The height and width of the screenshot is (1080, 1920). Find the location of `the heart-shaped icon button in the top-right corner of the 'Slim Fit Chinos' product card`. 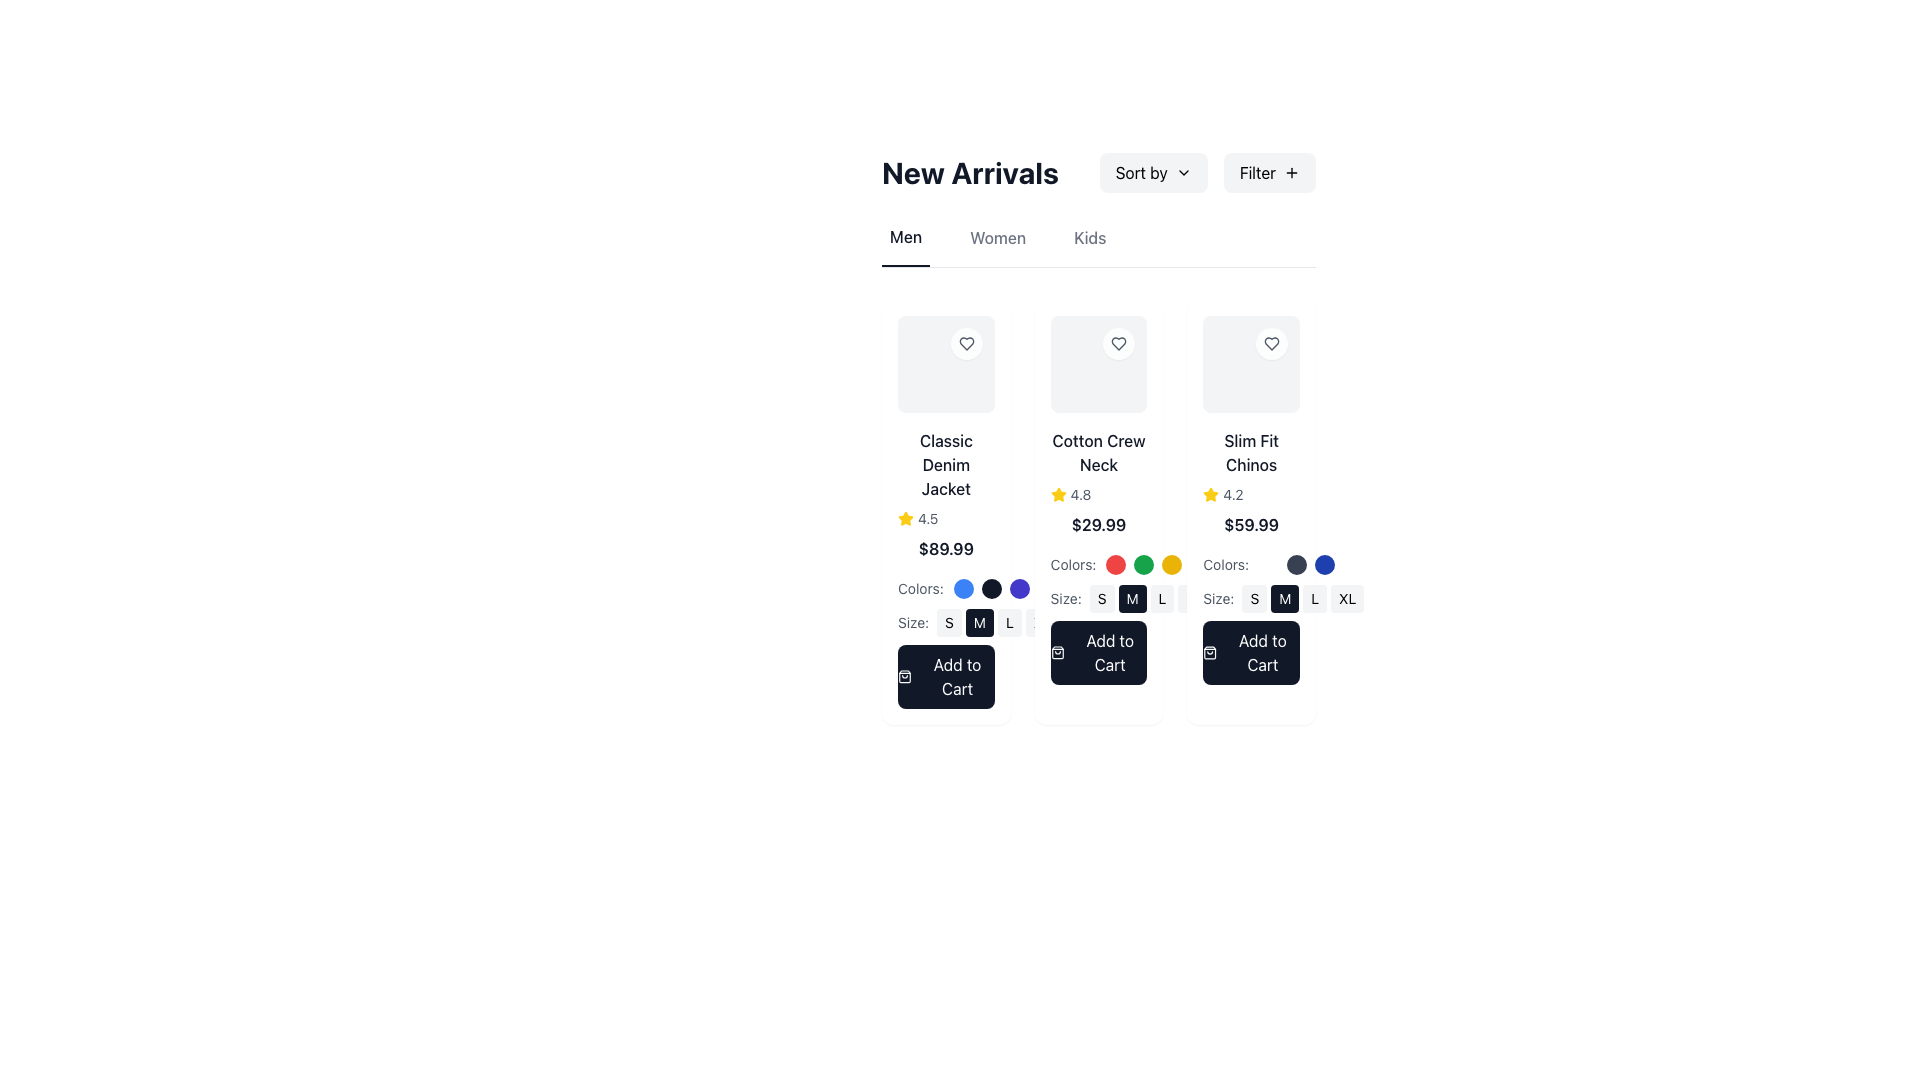

the heart-shaped icon button in the top-right corner of the 'Slim Fit Chinos' product card is located at coordinates (1271, 342).